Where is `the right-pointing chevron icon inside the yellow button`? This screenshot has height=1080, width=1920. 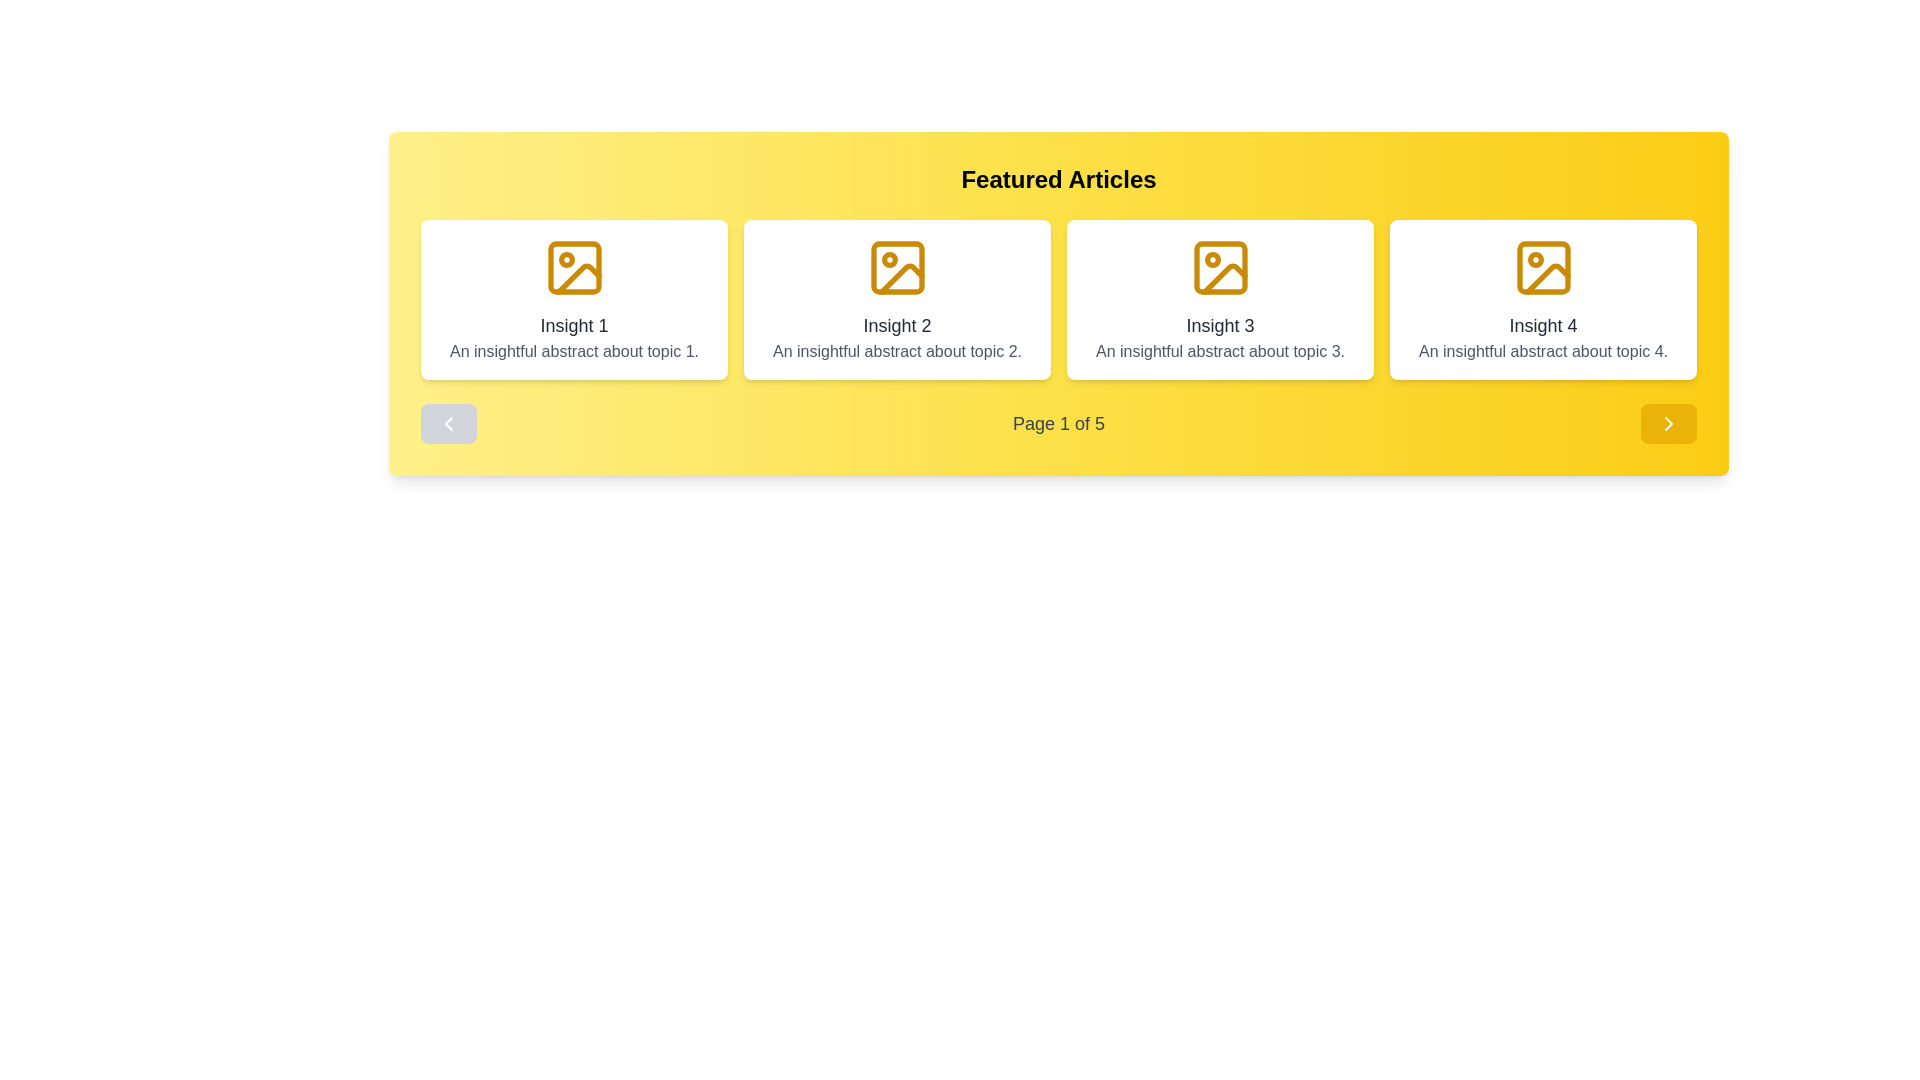
the right-pointing chevron icon inside the yellow button is located at coordinates (1669, 423).